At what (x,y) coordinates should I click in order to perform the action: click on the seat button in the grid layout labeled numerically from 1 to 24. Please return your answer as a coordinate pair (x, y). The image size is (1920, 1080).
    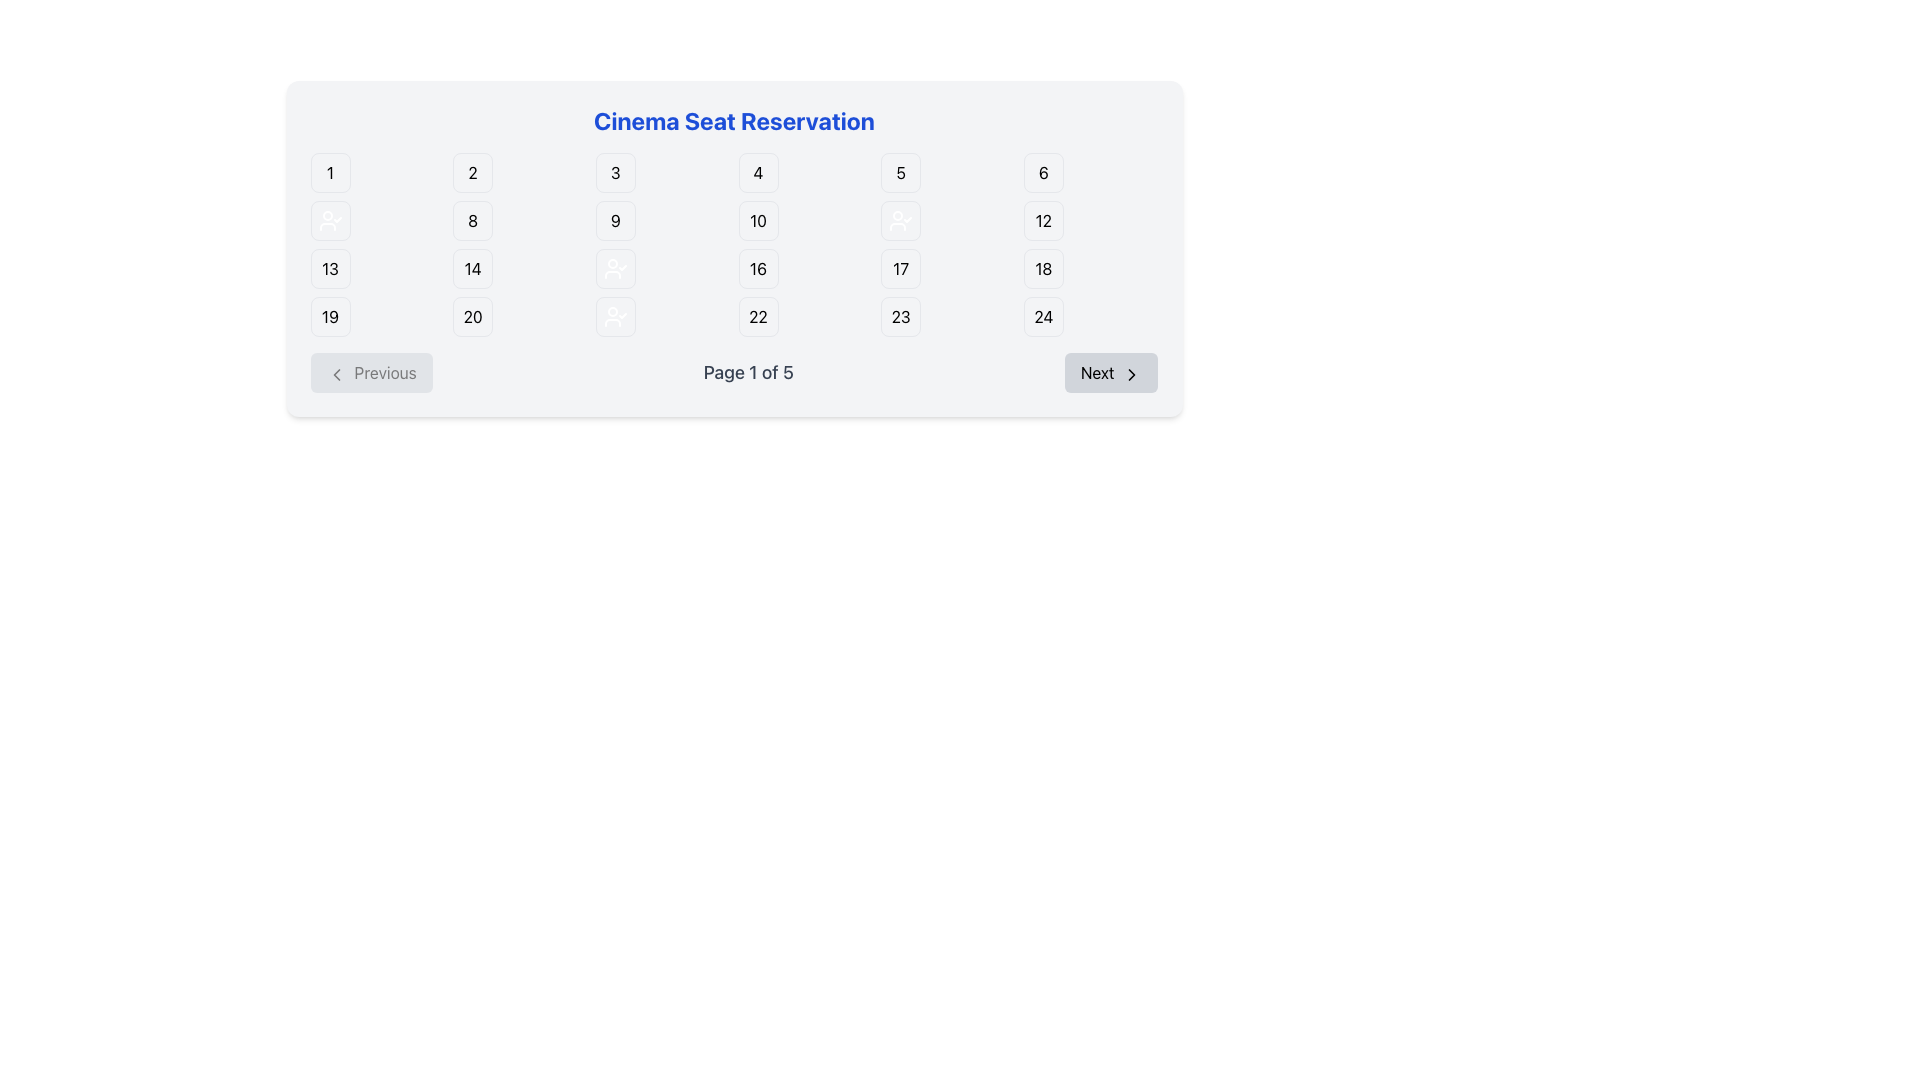
    Looking at the image, I should click on (733, 244).